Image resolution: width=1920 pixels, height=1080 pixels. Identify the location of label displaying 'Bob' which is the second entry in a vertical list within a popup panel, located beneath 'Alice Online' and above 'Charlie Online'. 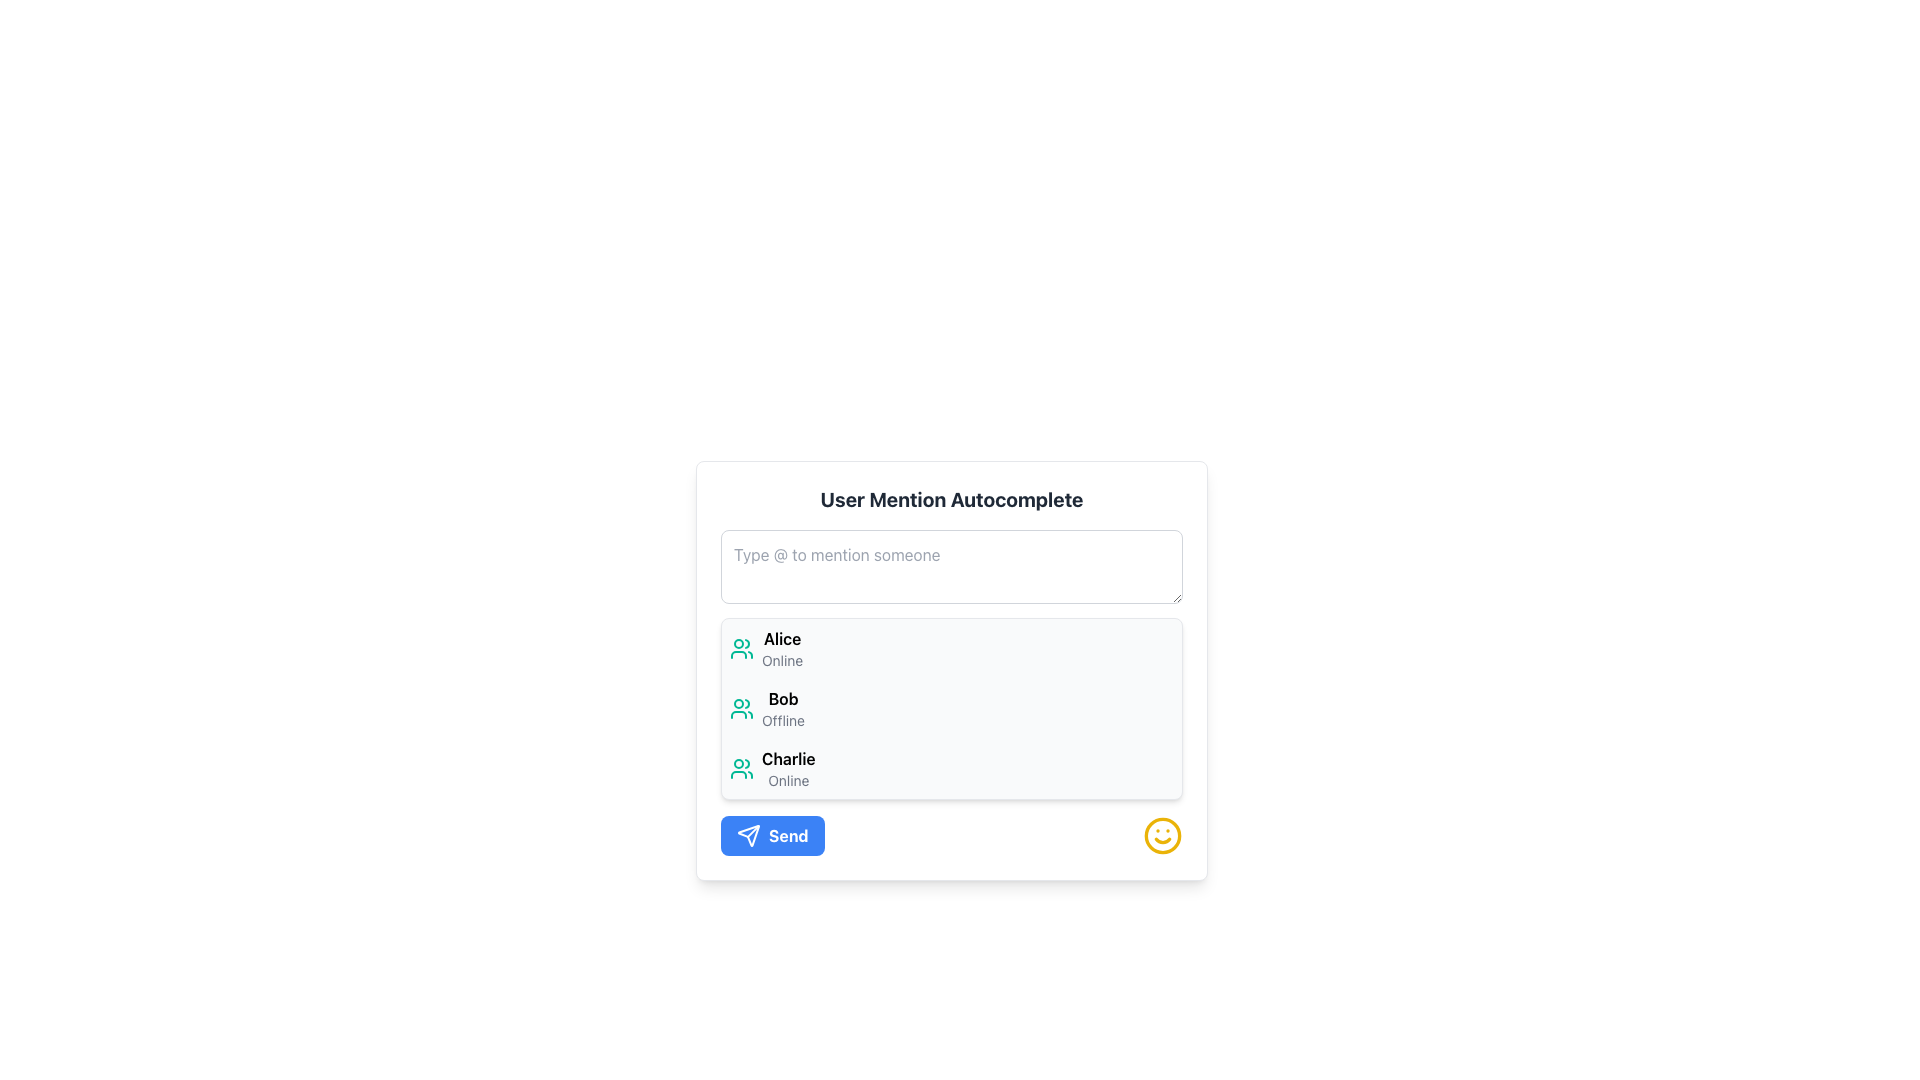
(782, 708).